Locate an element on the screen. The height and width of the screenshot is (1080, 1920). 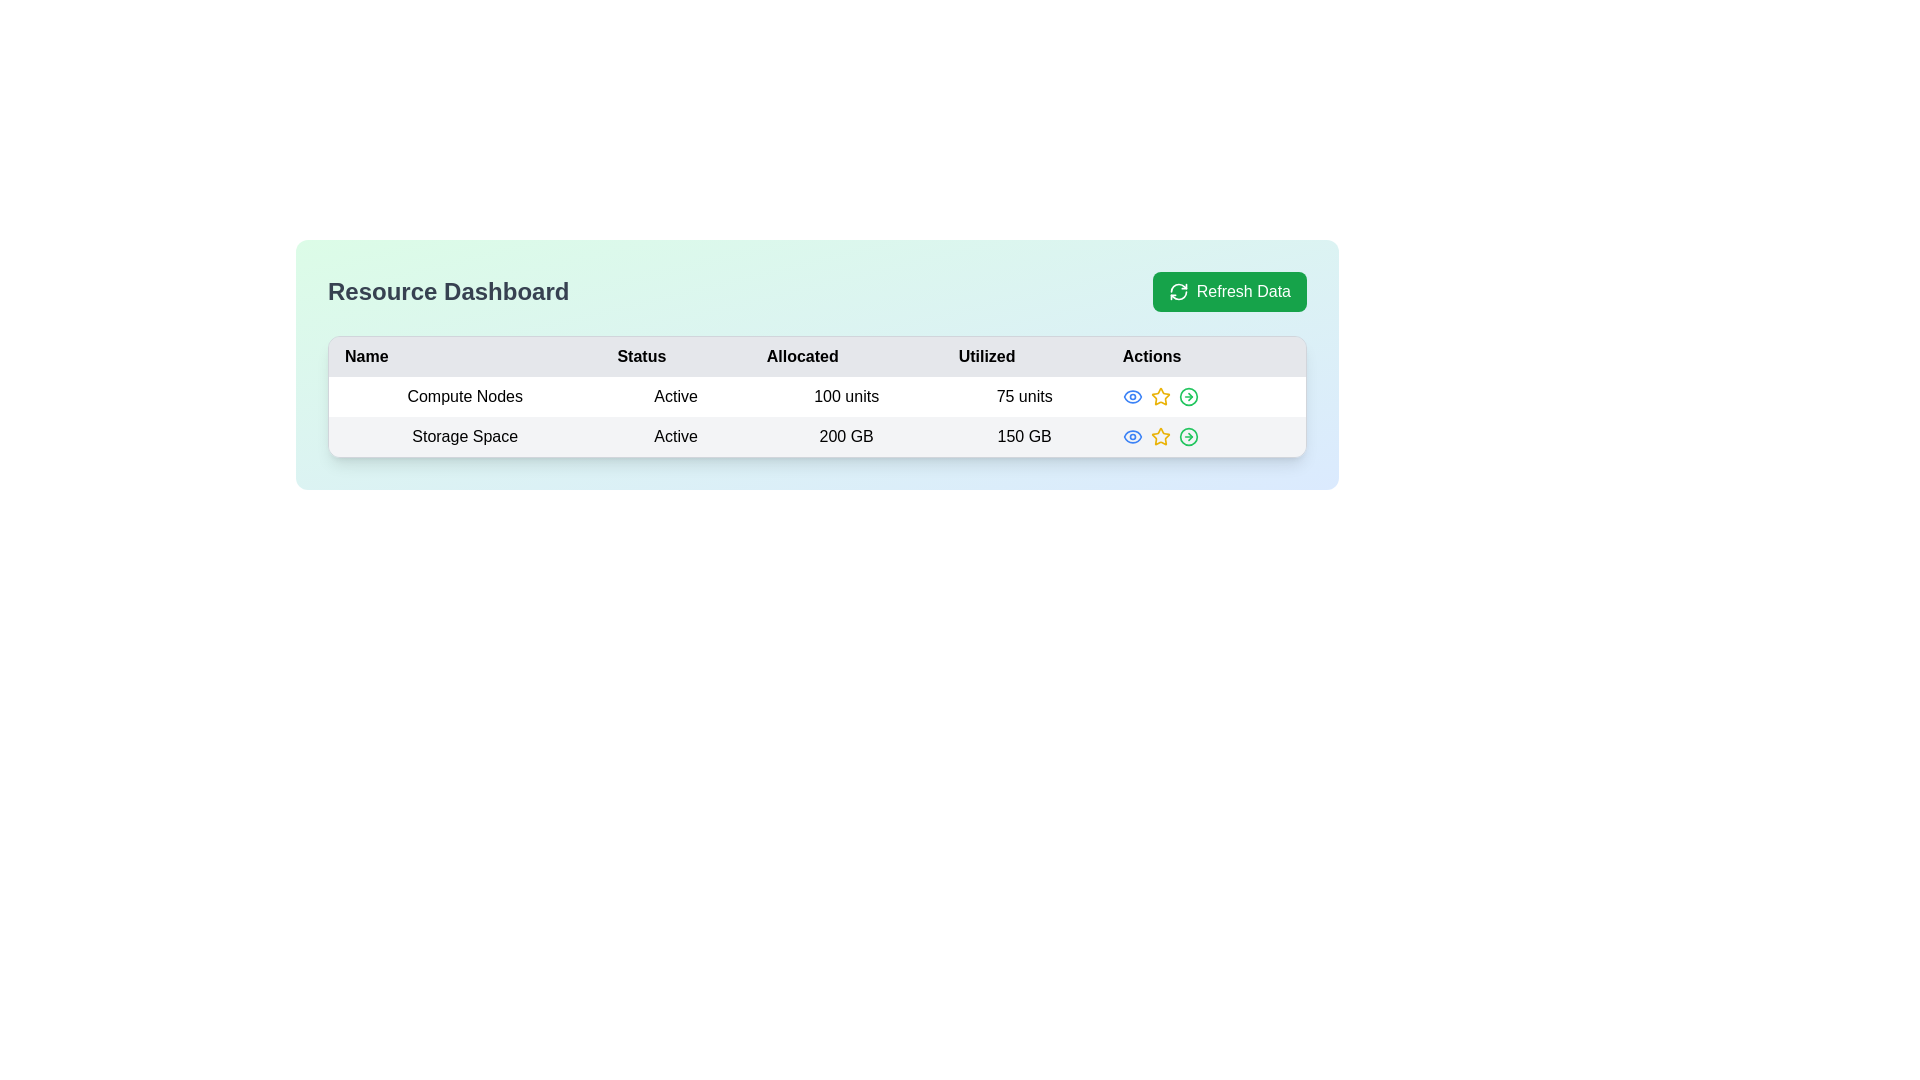
the 'Active' text label in bold black font, located in the 'Status' column of the first row under 'Compute Nodes' in the Resource Dashboard is located at coordinates (676, 397).